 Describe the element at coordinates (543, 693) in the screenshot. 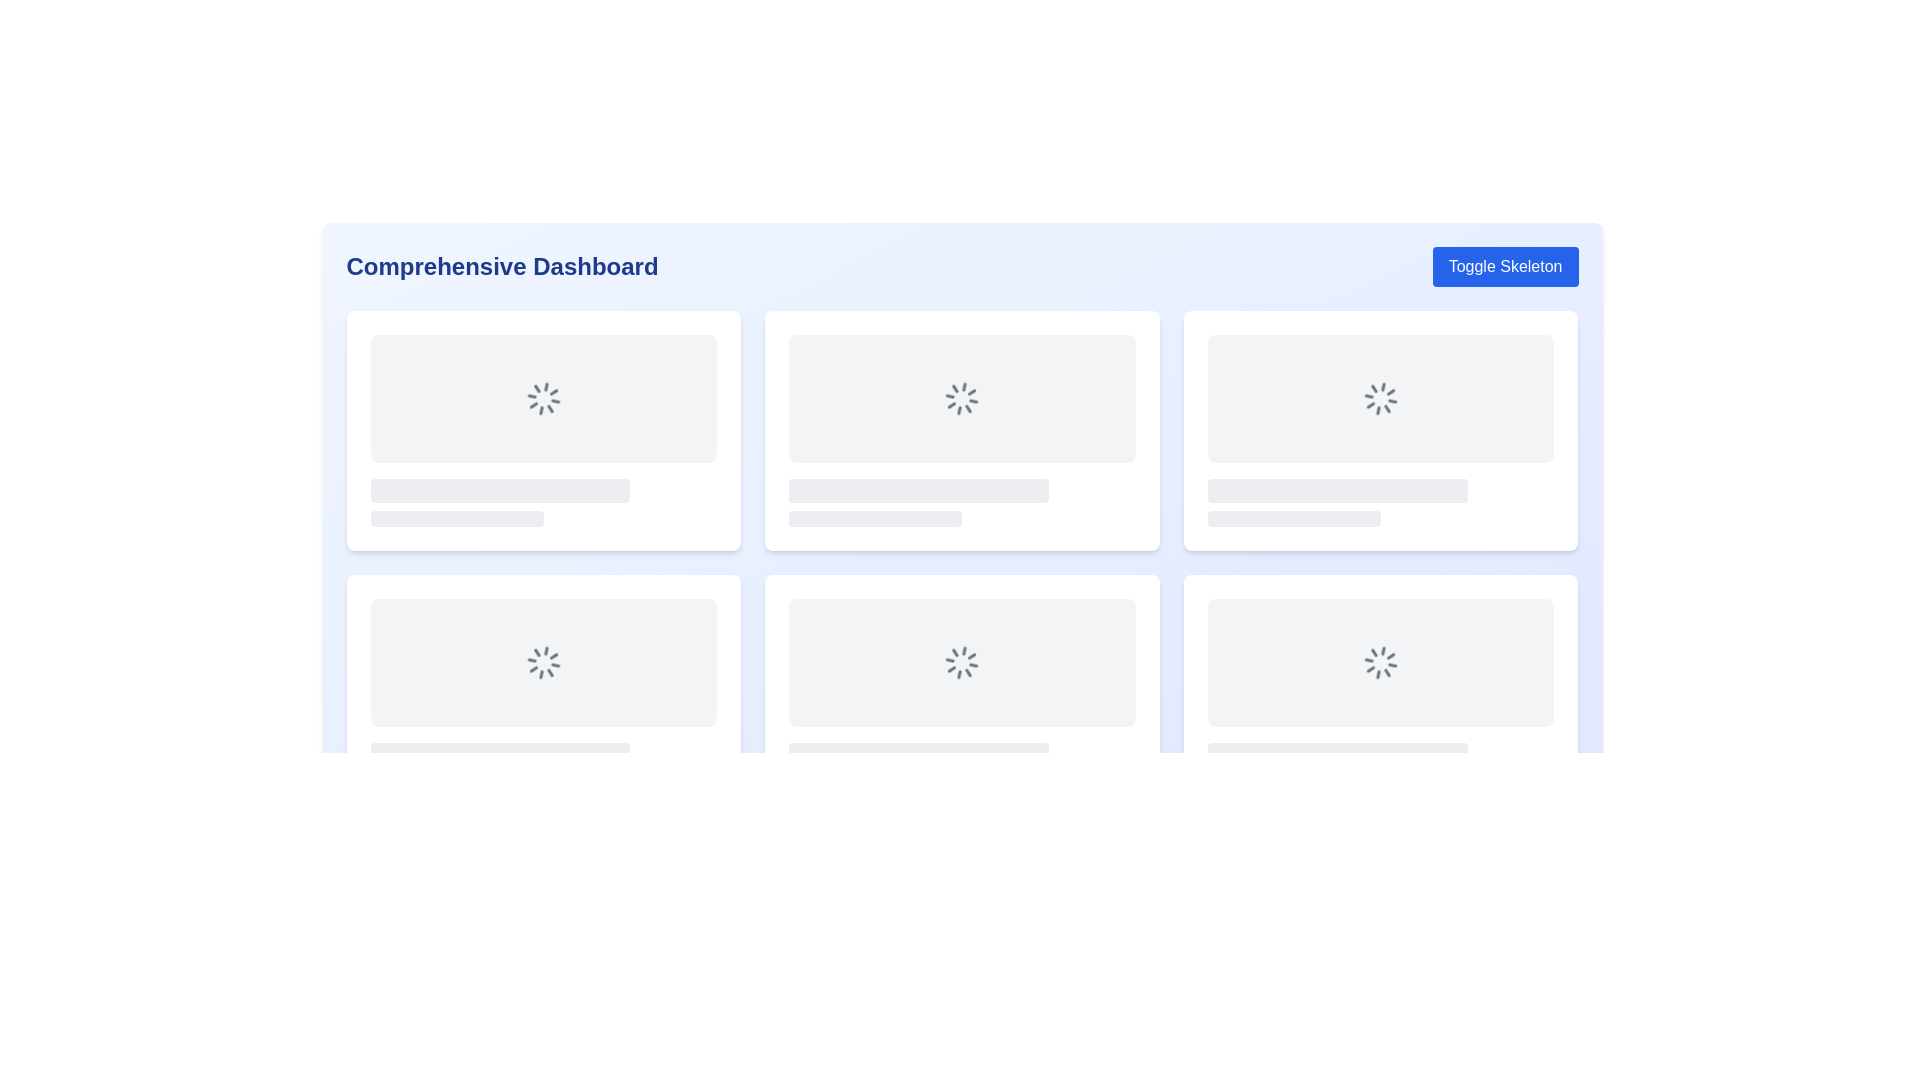

I see `the Placeholder card with a spinner and dummy content, which is a white card with a rounded rectangular shape and a grey circular loader at its center` at that location.